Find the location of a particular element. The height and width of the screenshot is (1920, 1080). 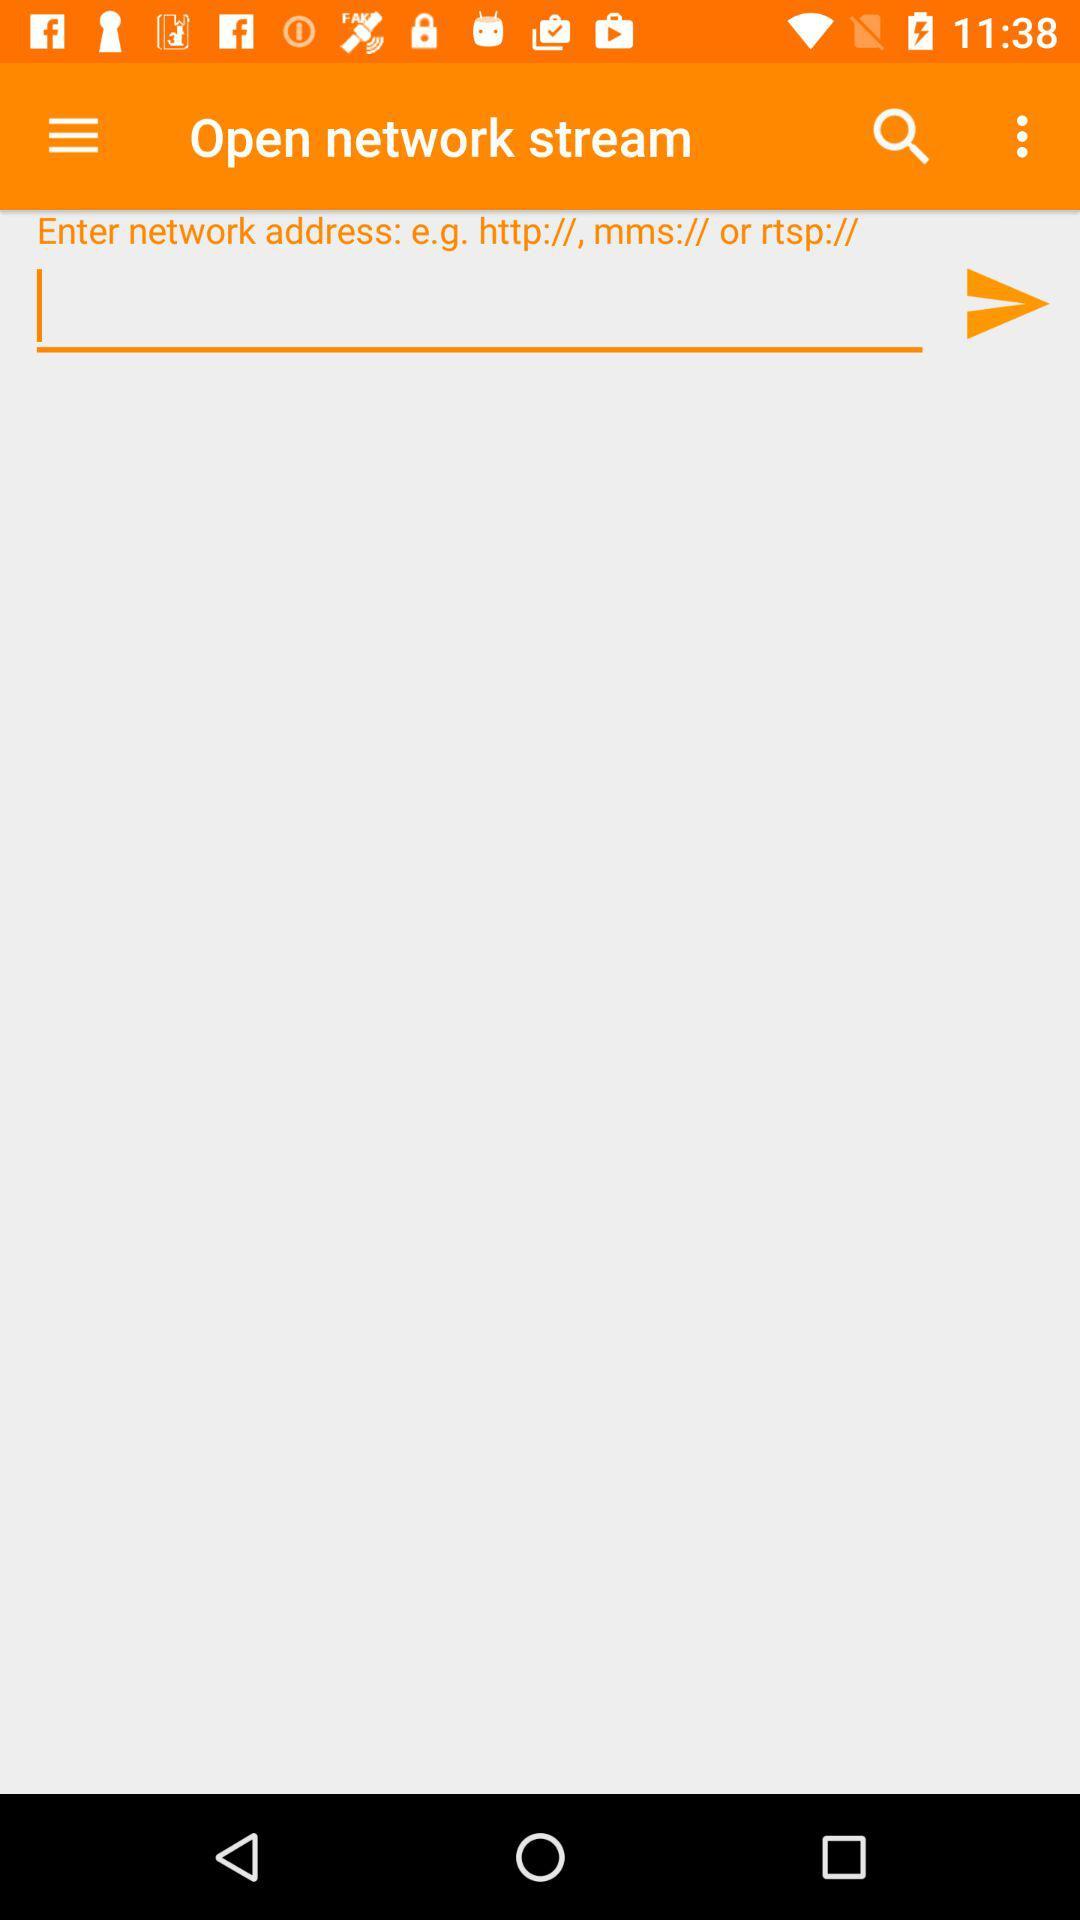

network address is located at coordinates (479, 305).